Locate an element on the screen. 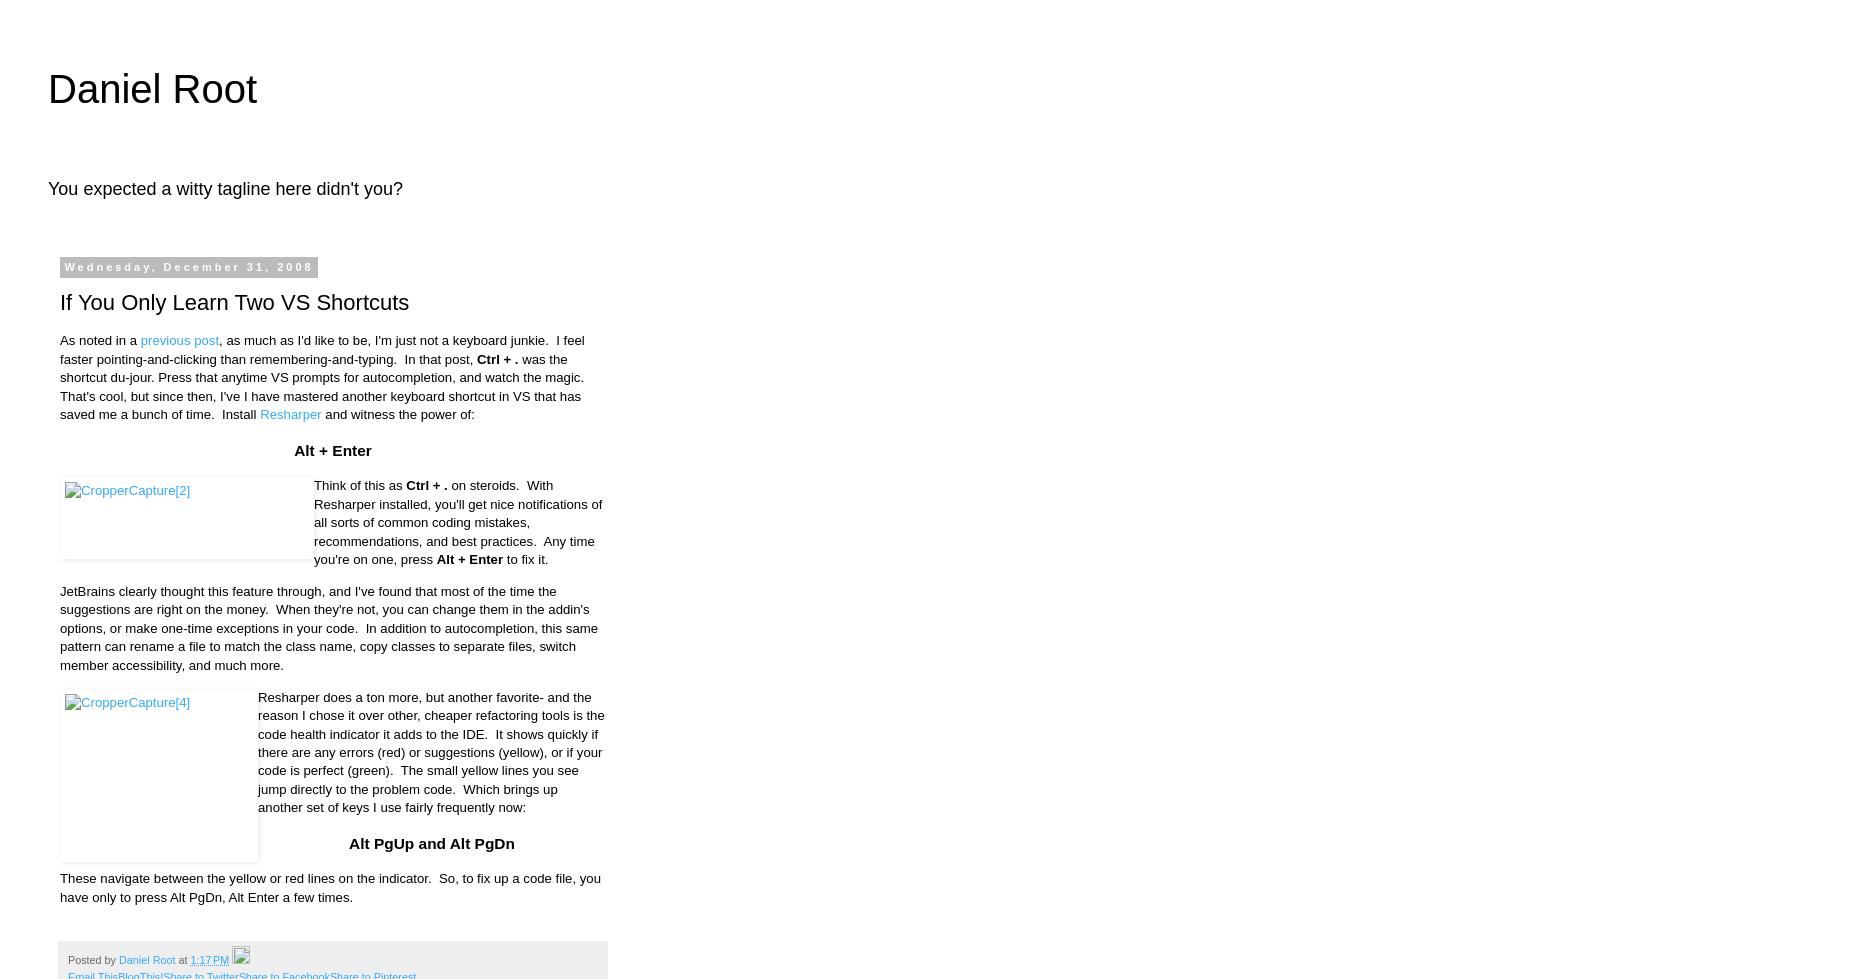 The height and width of the screenshot is (979, 1858). 'on steroids.  With Resharper installed, you'll get nice notifications of all sorts of common coding mistakes, recommendations, and best' is located at coordinates (314, 511).